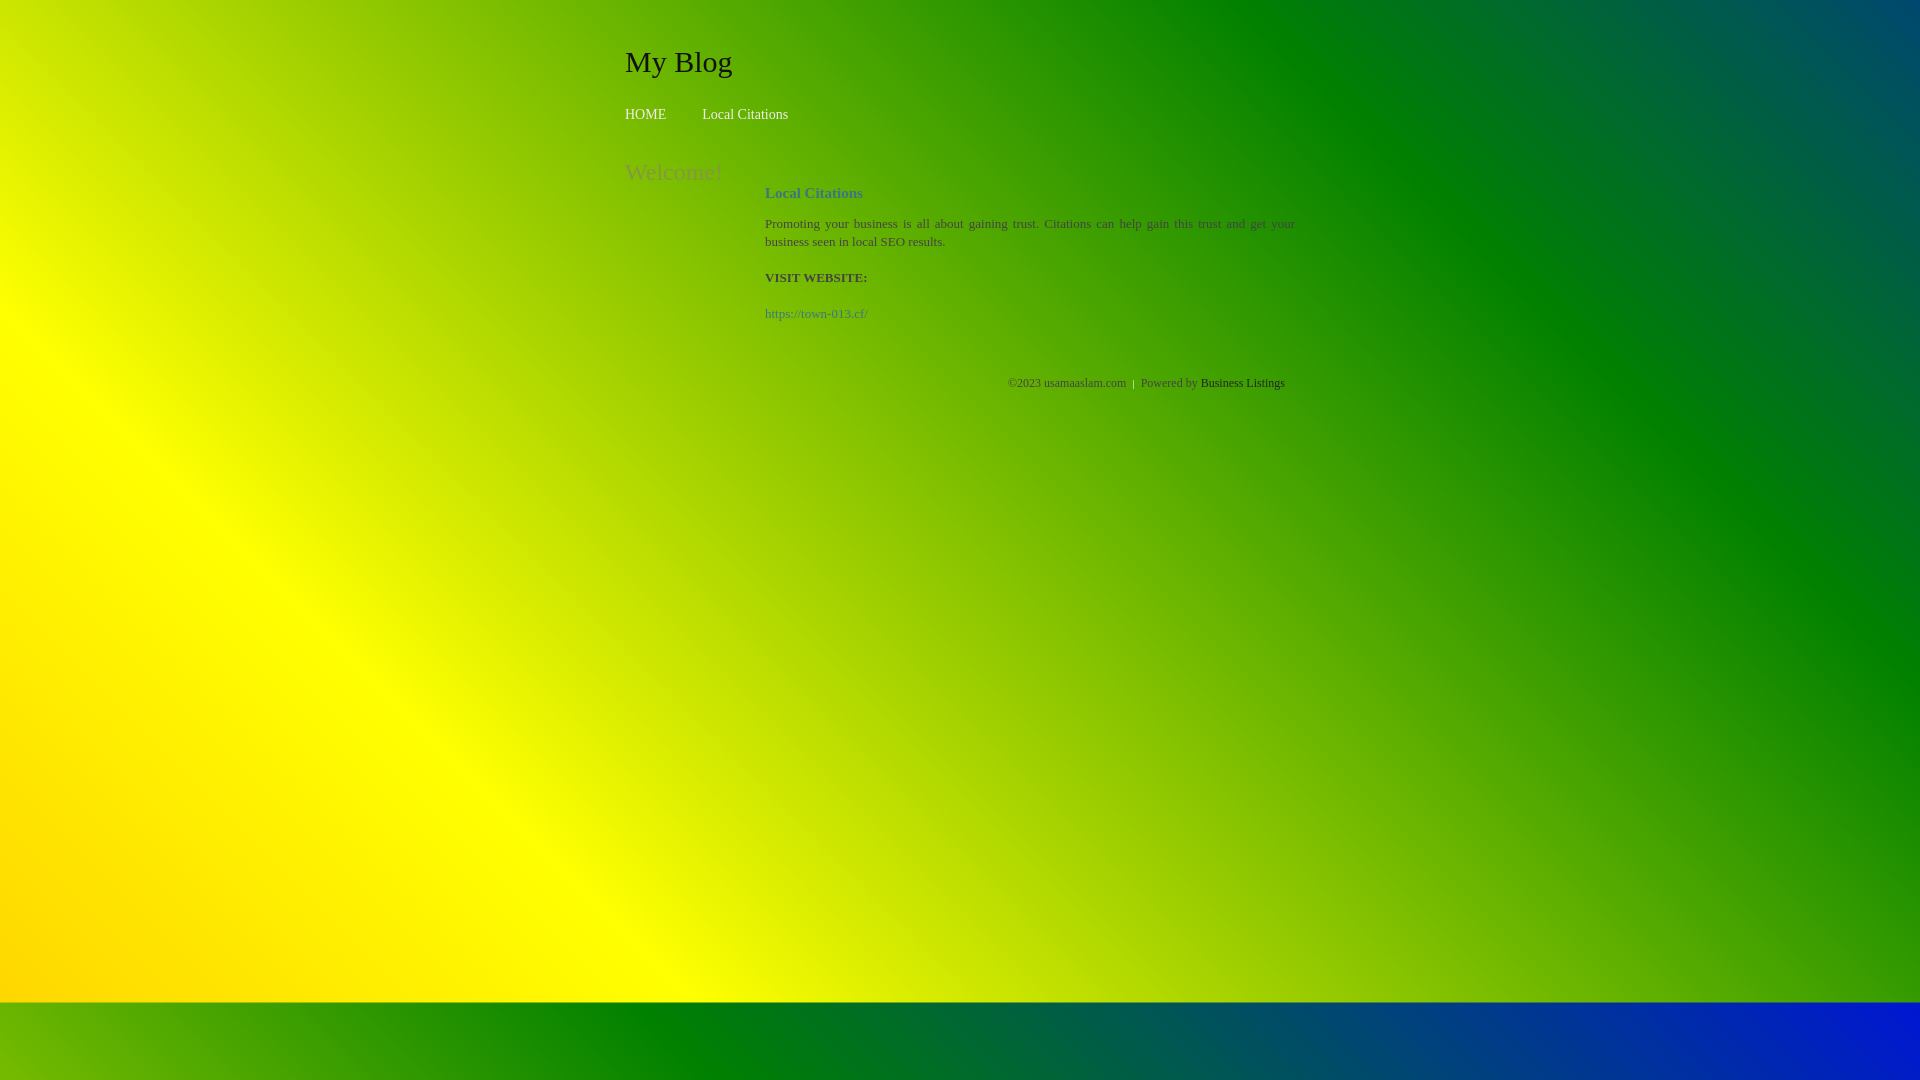  I want to click on 'Business Listings', so click(1242, 382).